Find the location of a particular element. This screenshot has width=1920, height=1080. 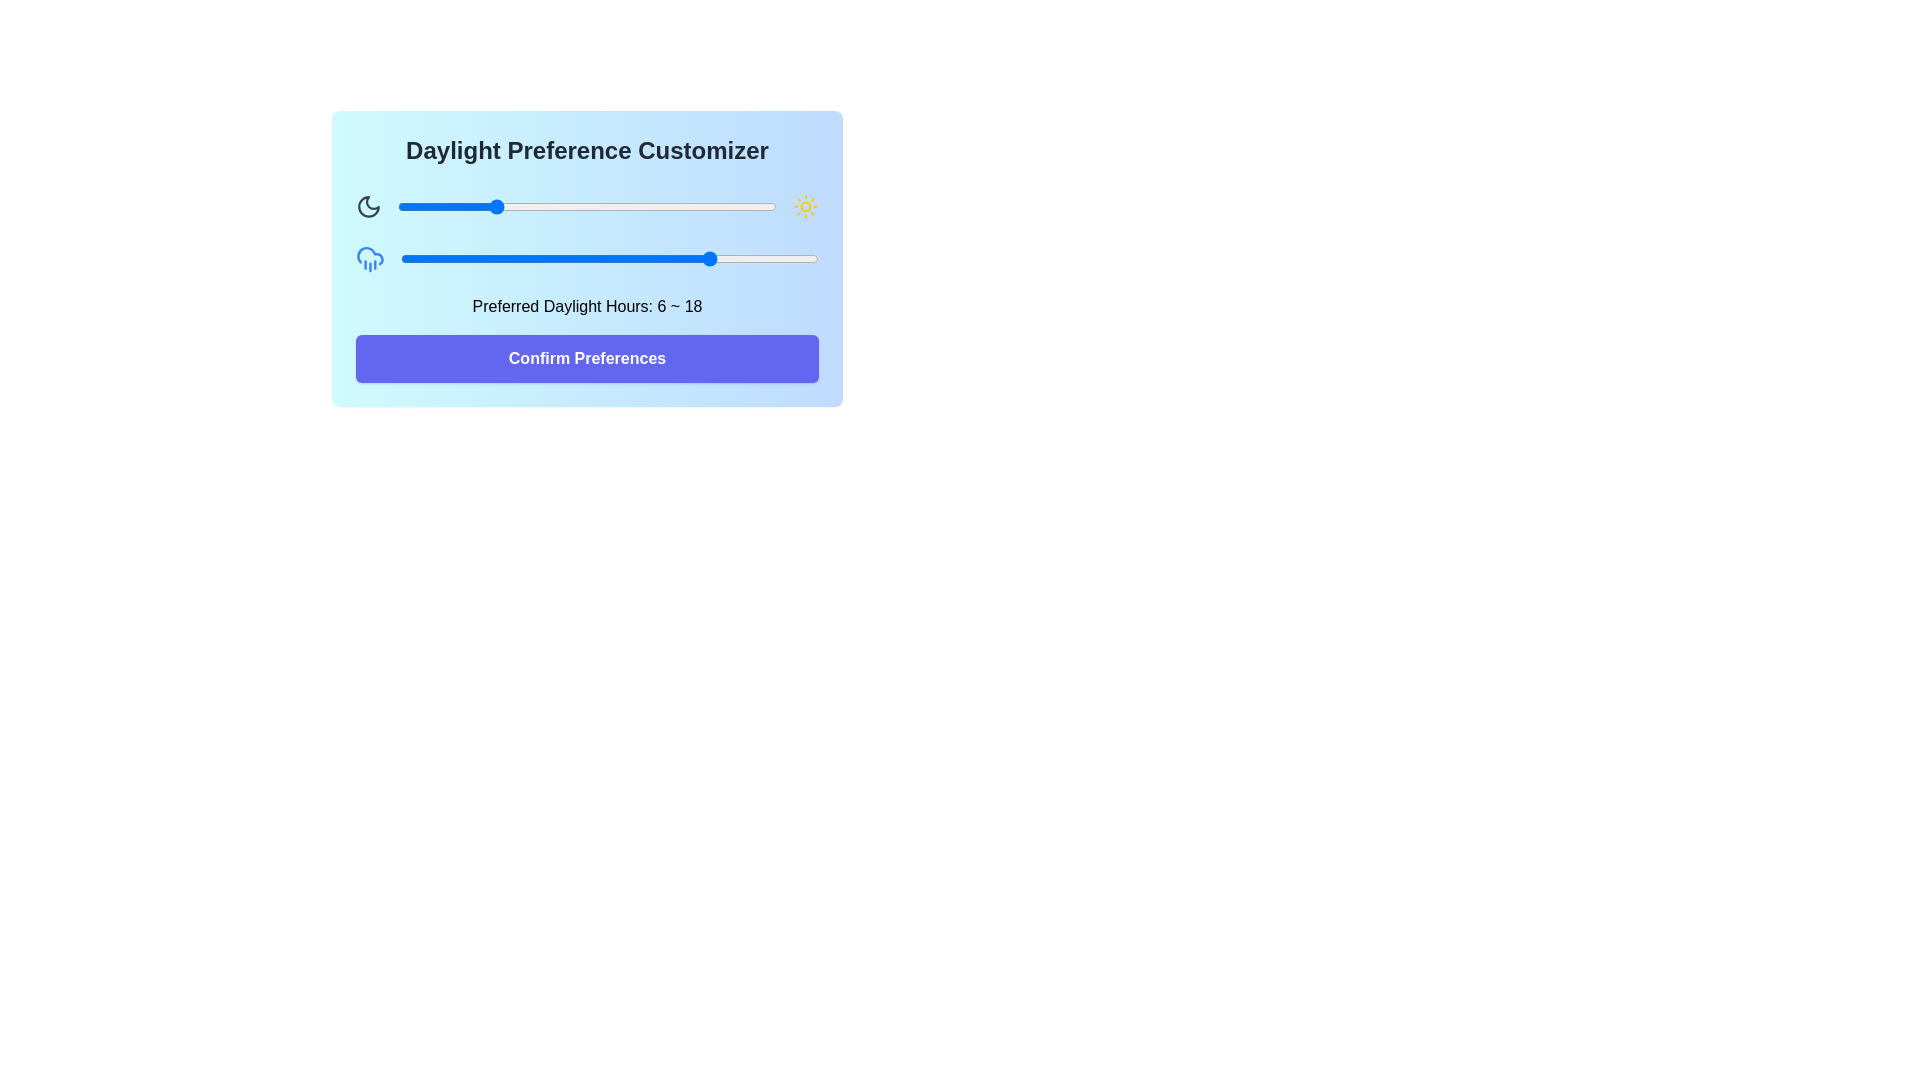

the preferred daylight hours is located at coordinates (557, 257).